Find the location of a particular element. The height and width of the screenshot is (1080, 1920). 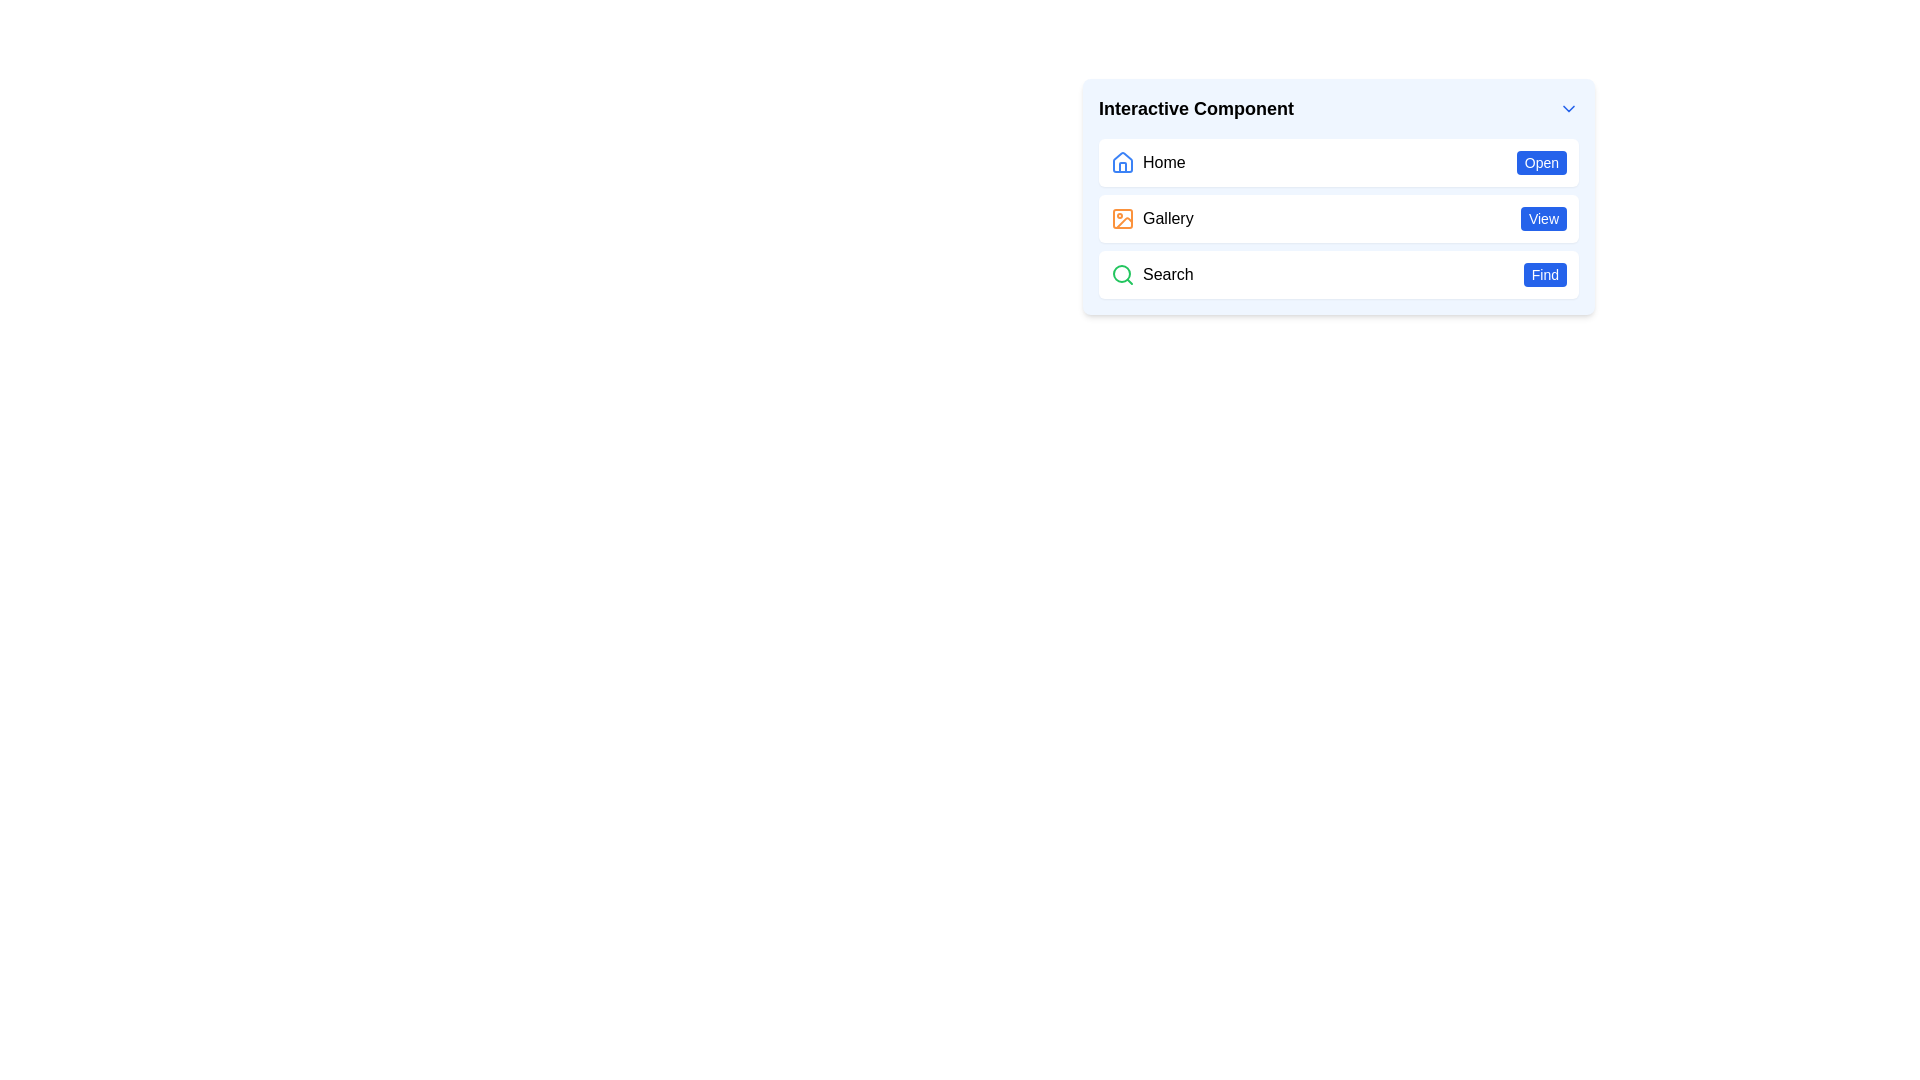

the second selectable list item with an action button positioned between 'Home' and 'Search' is located at coordinates (1339, 219).